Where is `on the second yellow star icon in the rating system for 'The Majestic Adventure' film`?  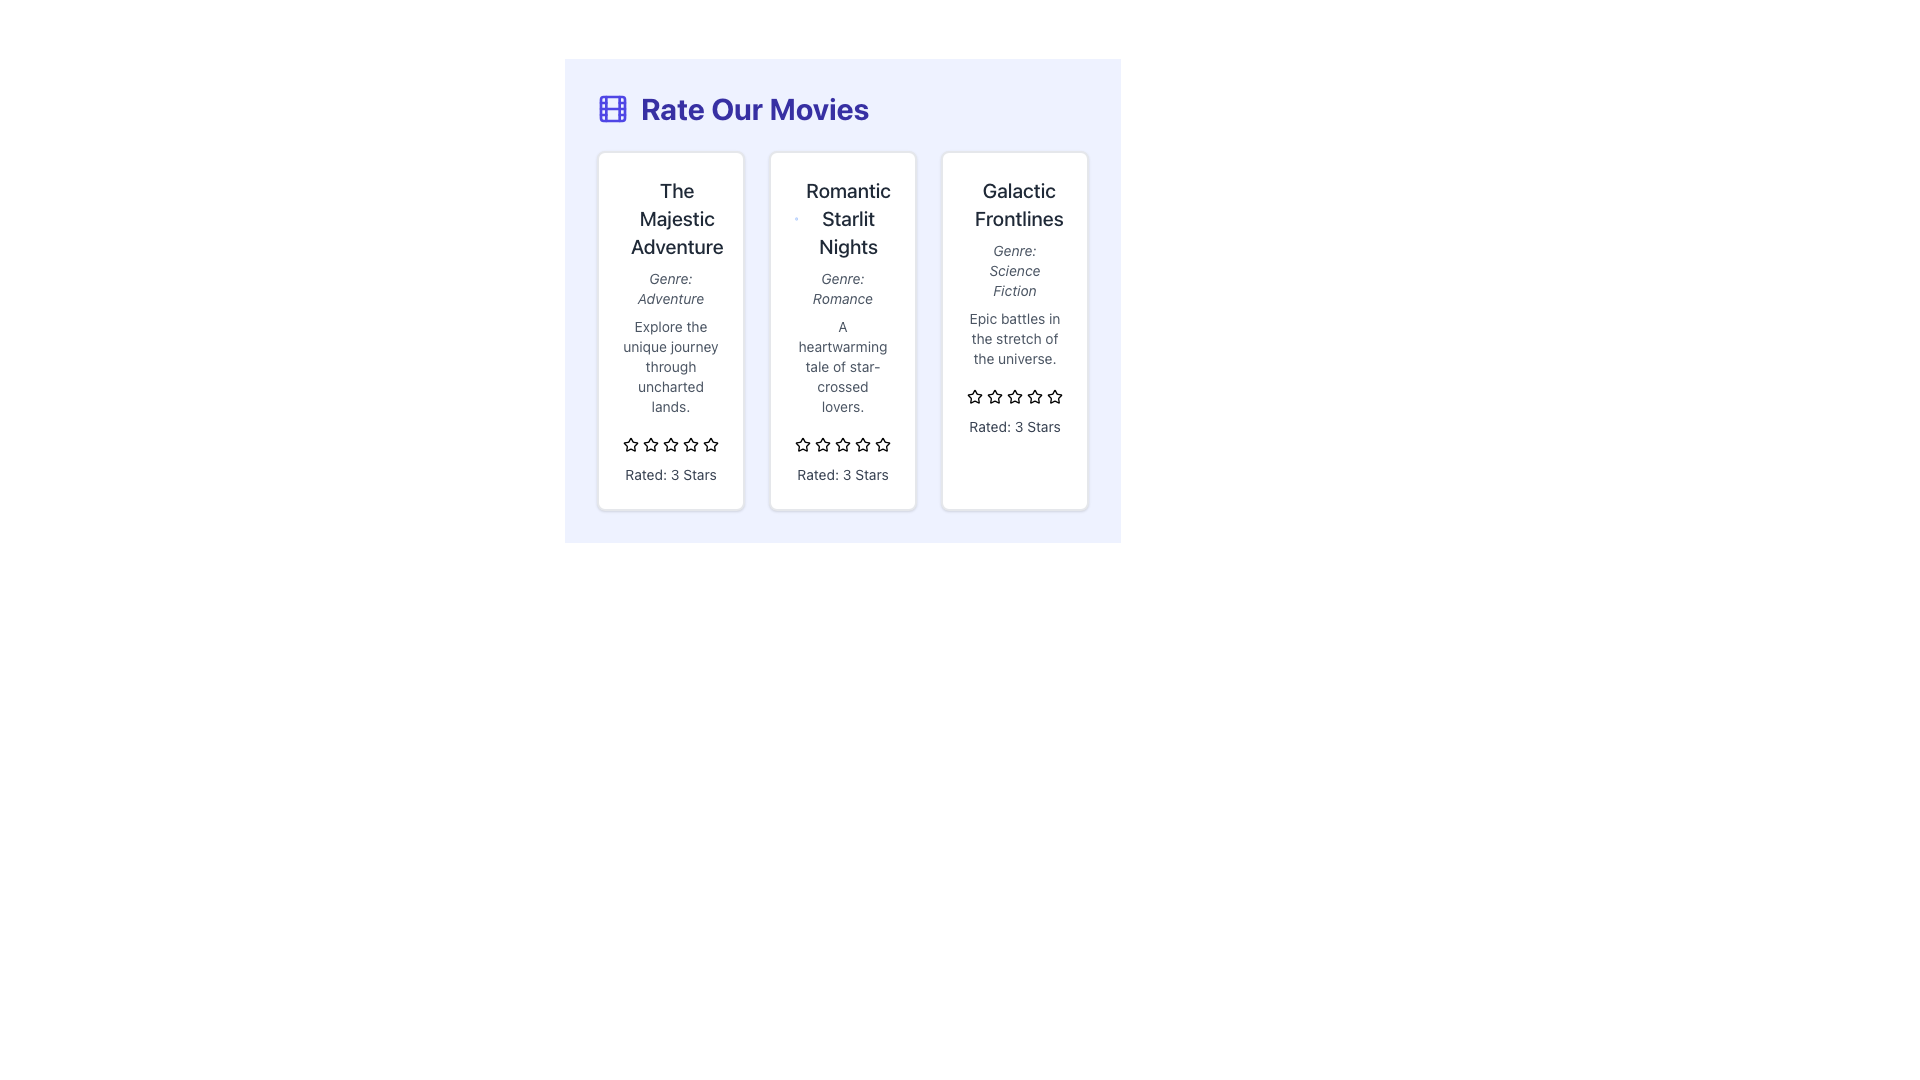
on the second yellow star icon in the rating system for 'The Majestic Adventure' film is located at coordinates (629, 443).